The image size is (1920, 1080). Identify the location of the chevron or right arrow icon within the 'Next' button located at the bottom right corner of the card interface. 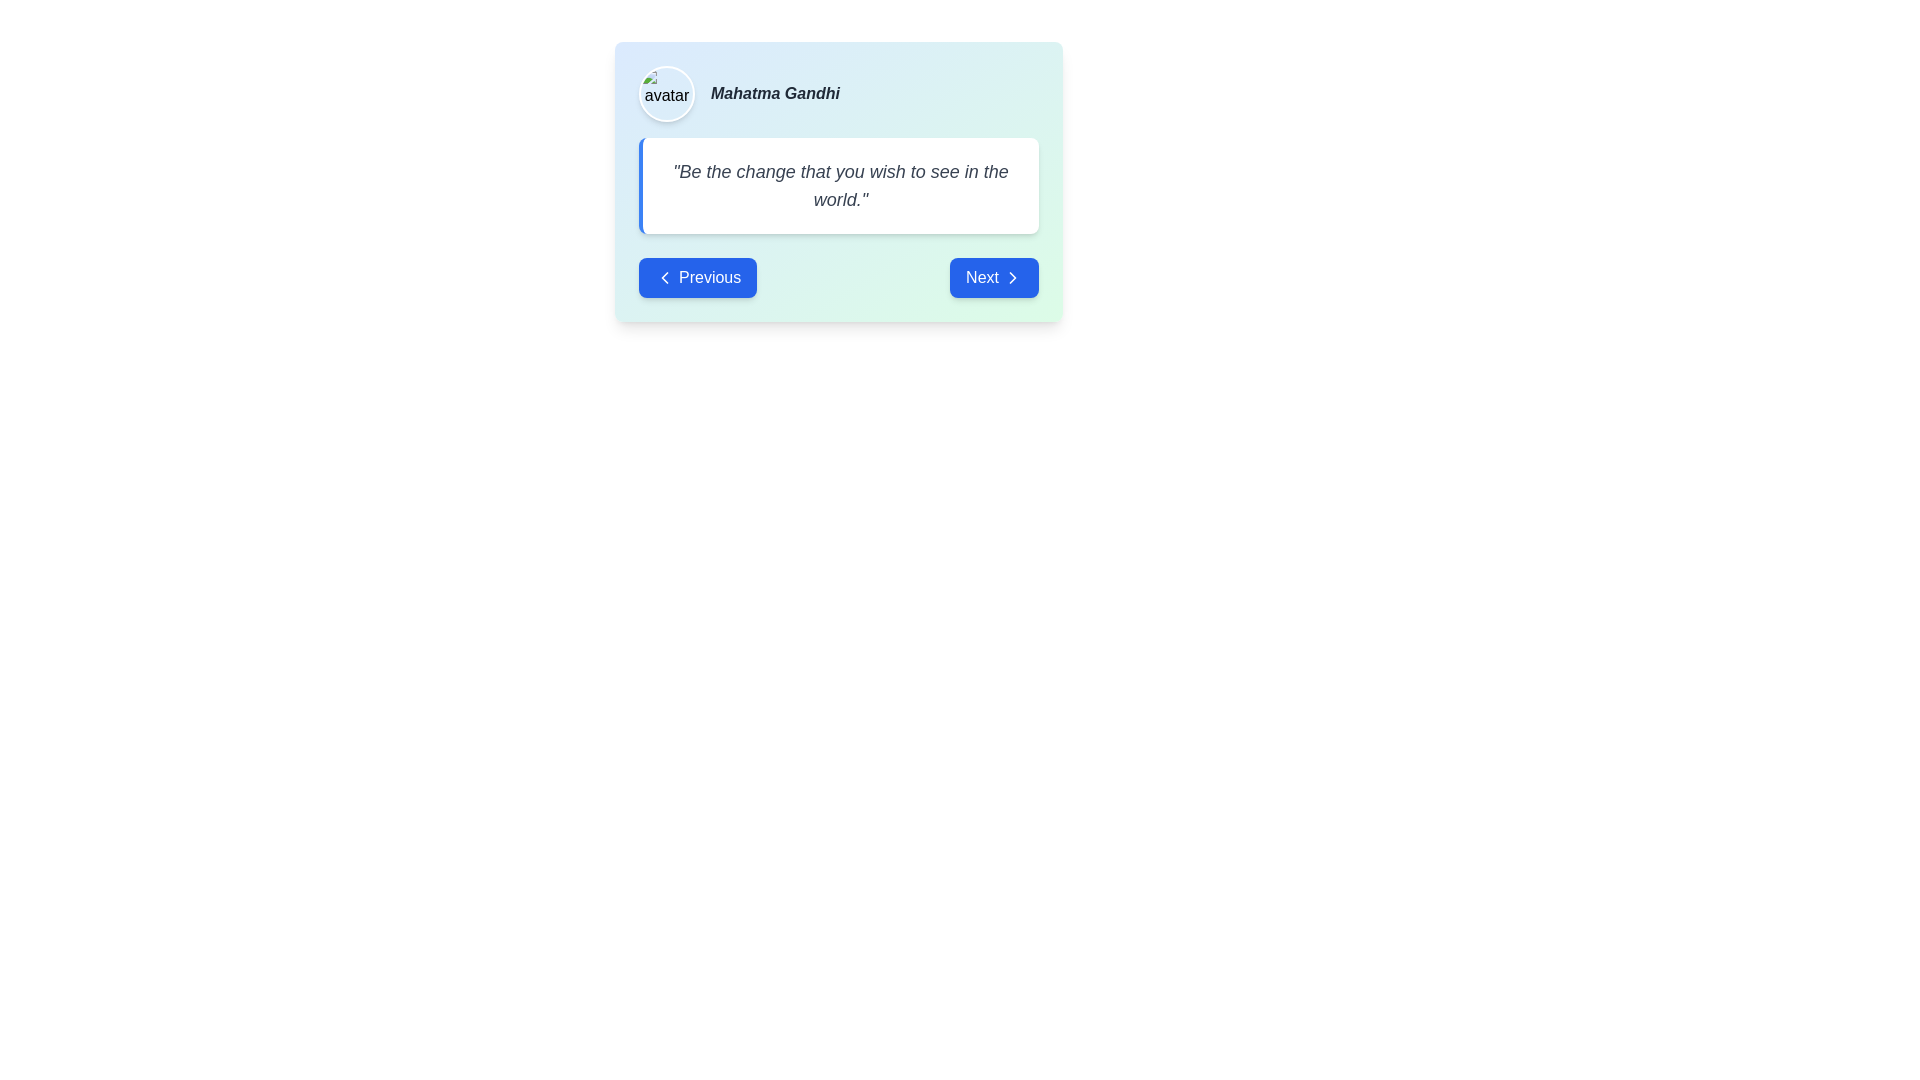
(1012, 277).